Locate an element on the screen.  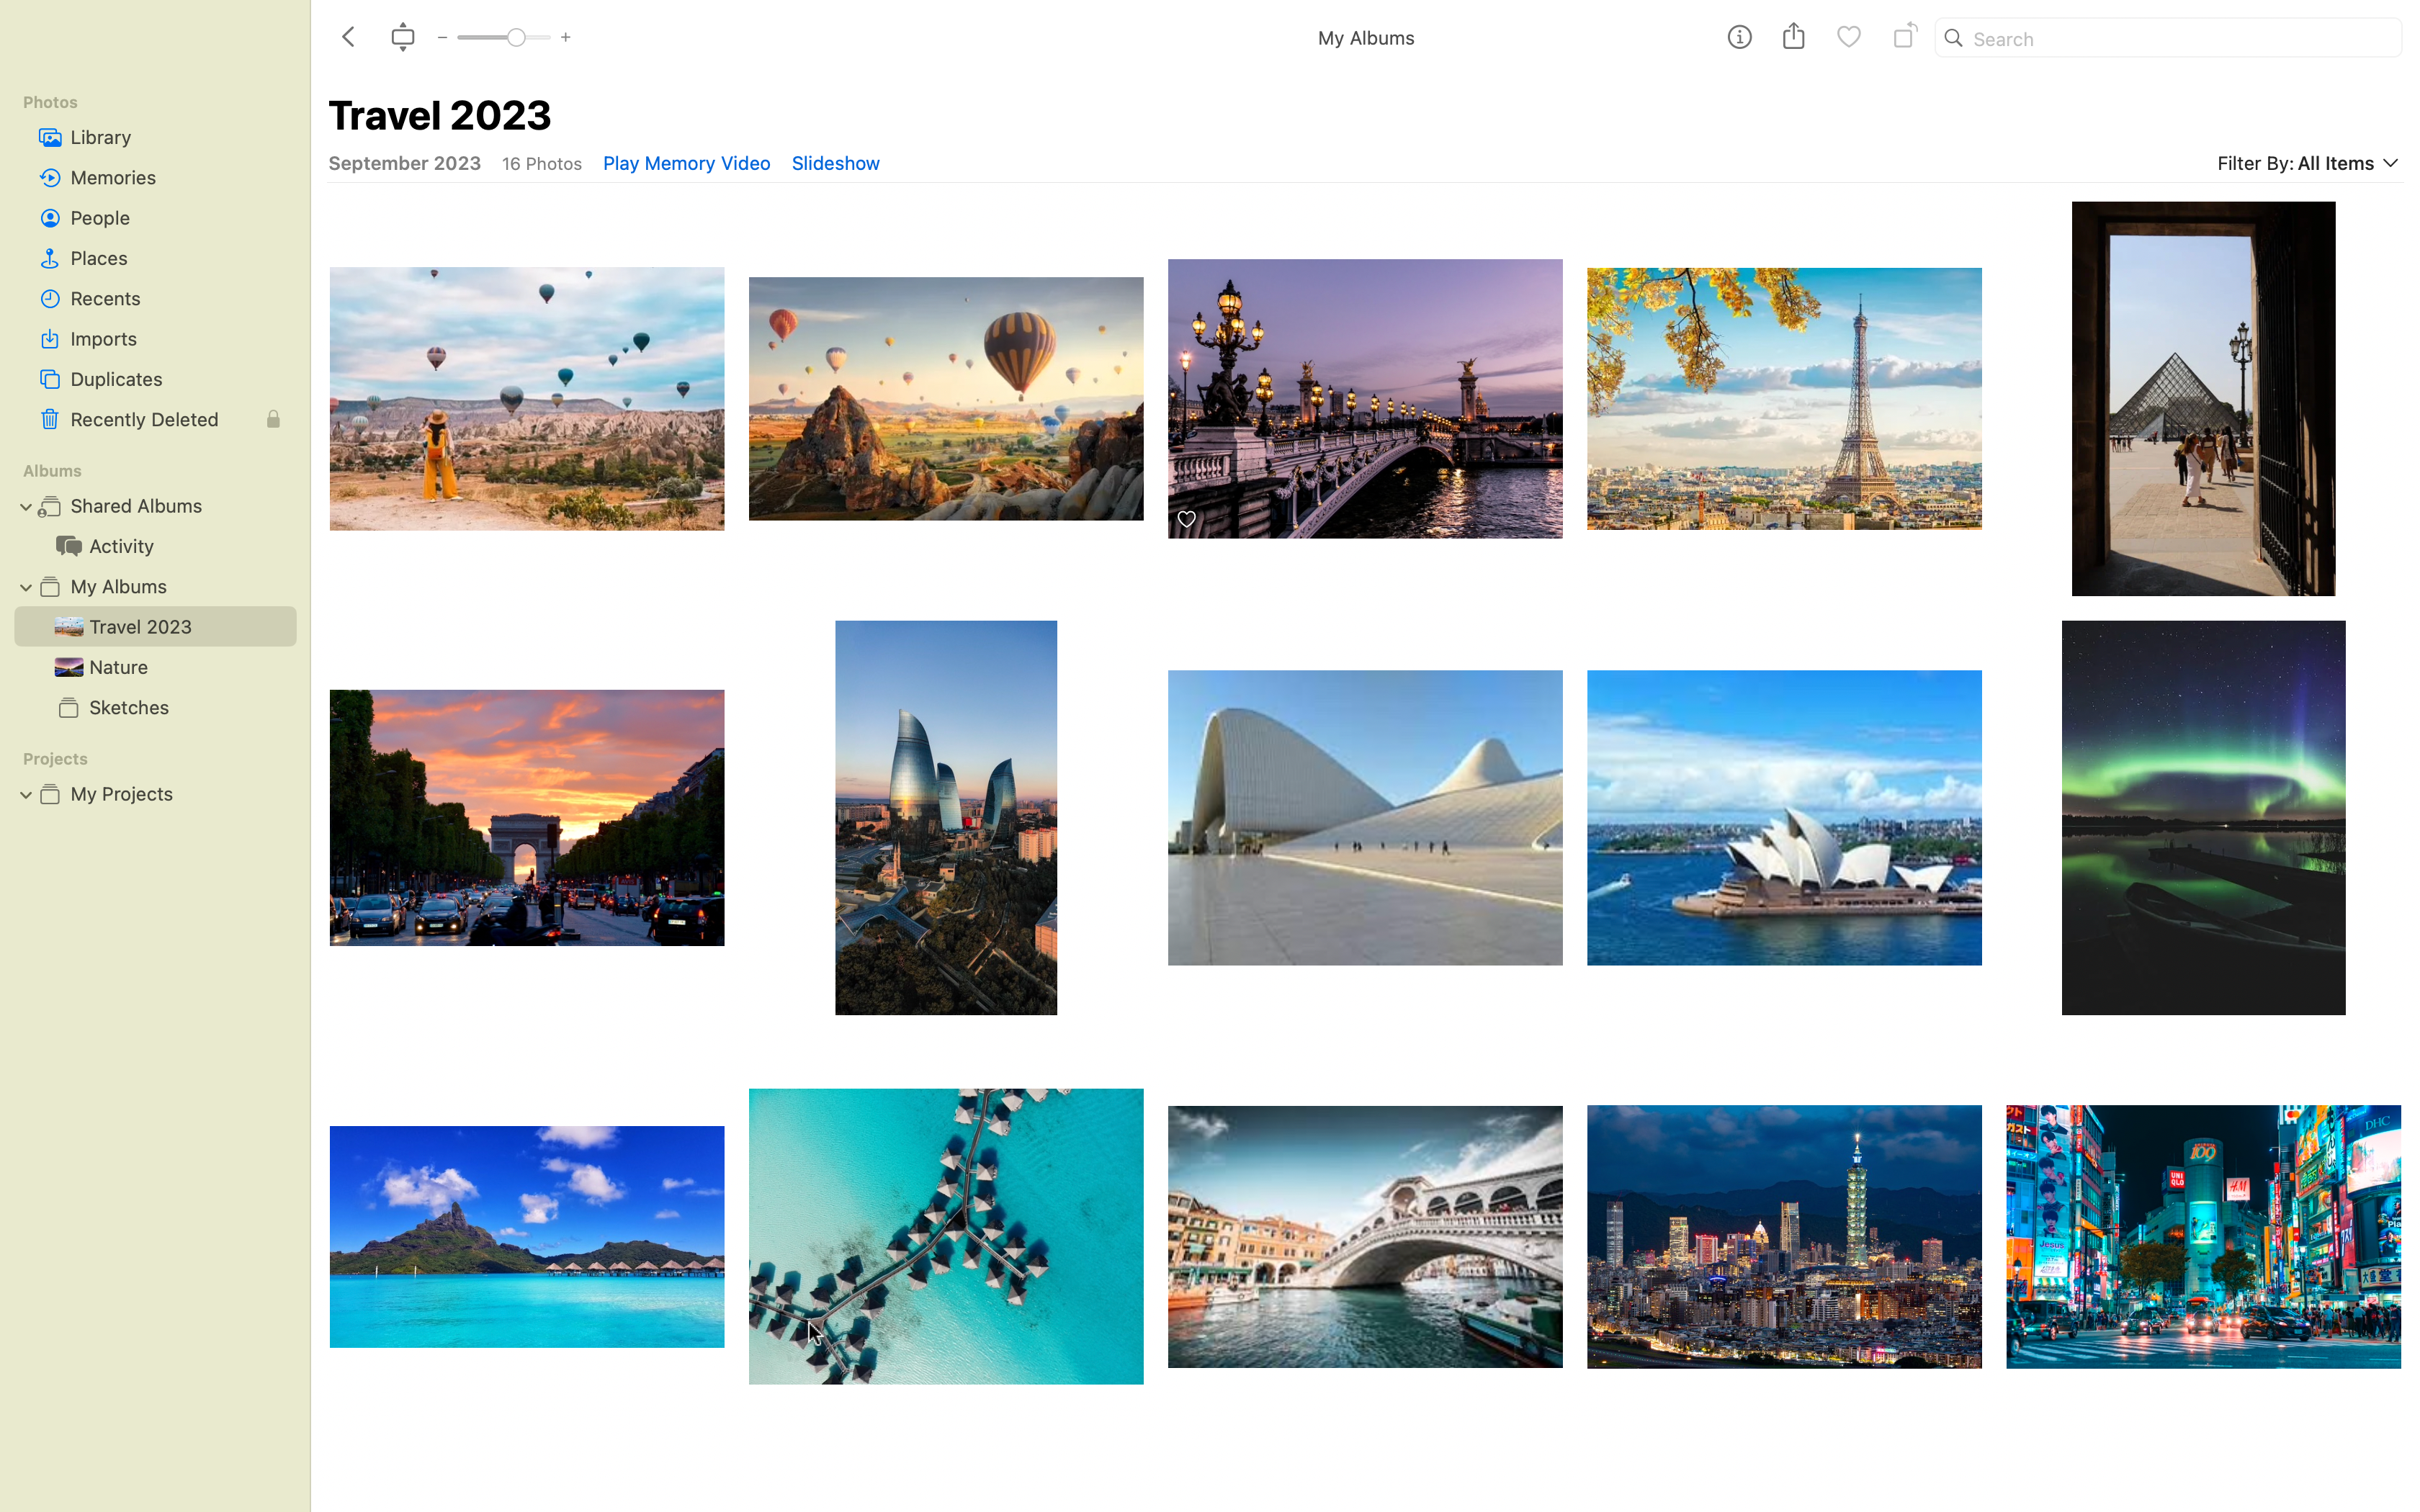
"Places" album and maximize images using the top navigation bar is located at coordinates (154, 258).